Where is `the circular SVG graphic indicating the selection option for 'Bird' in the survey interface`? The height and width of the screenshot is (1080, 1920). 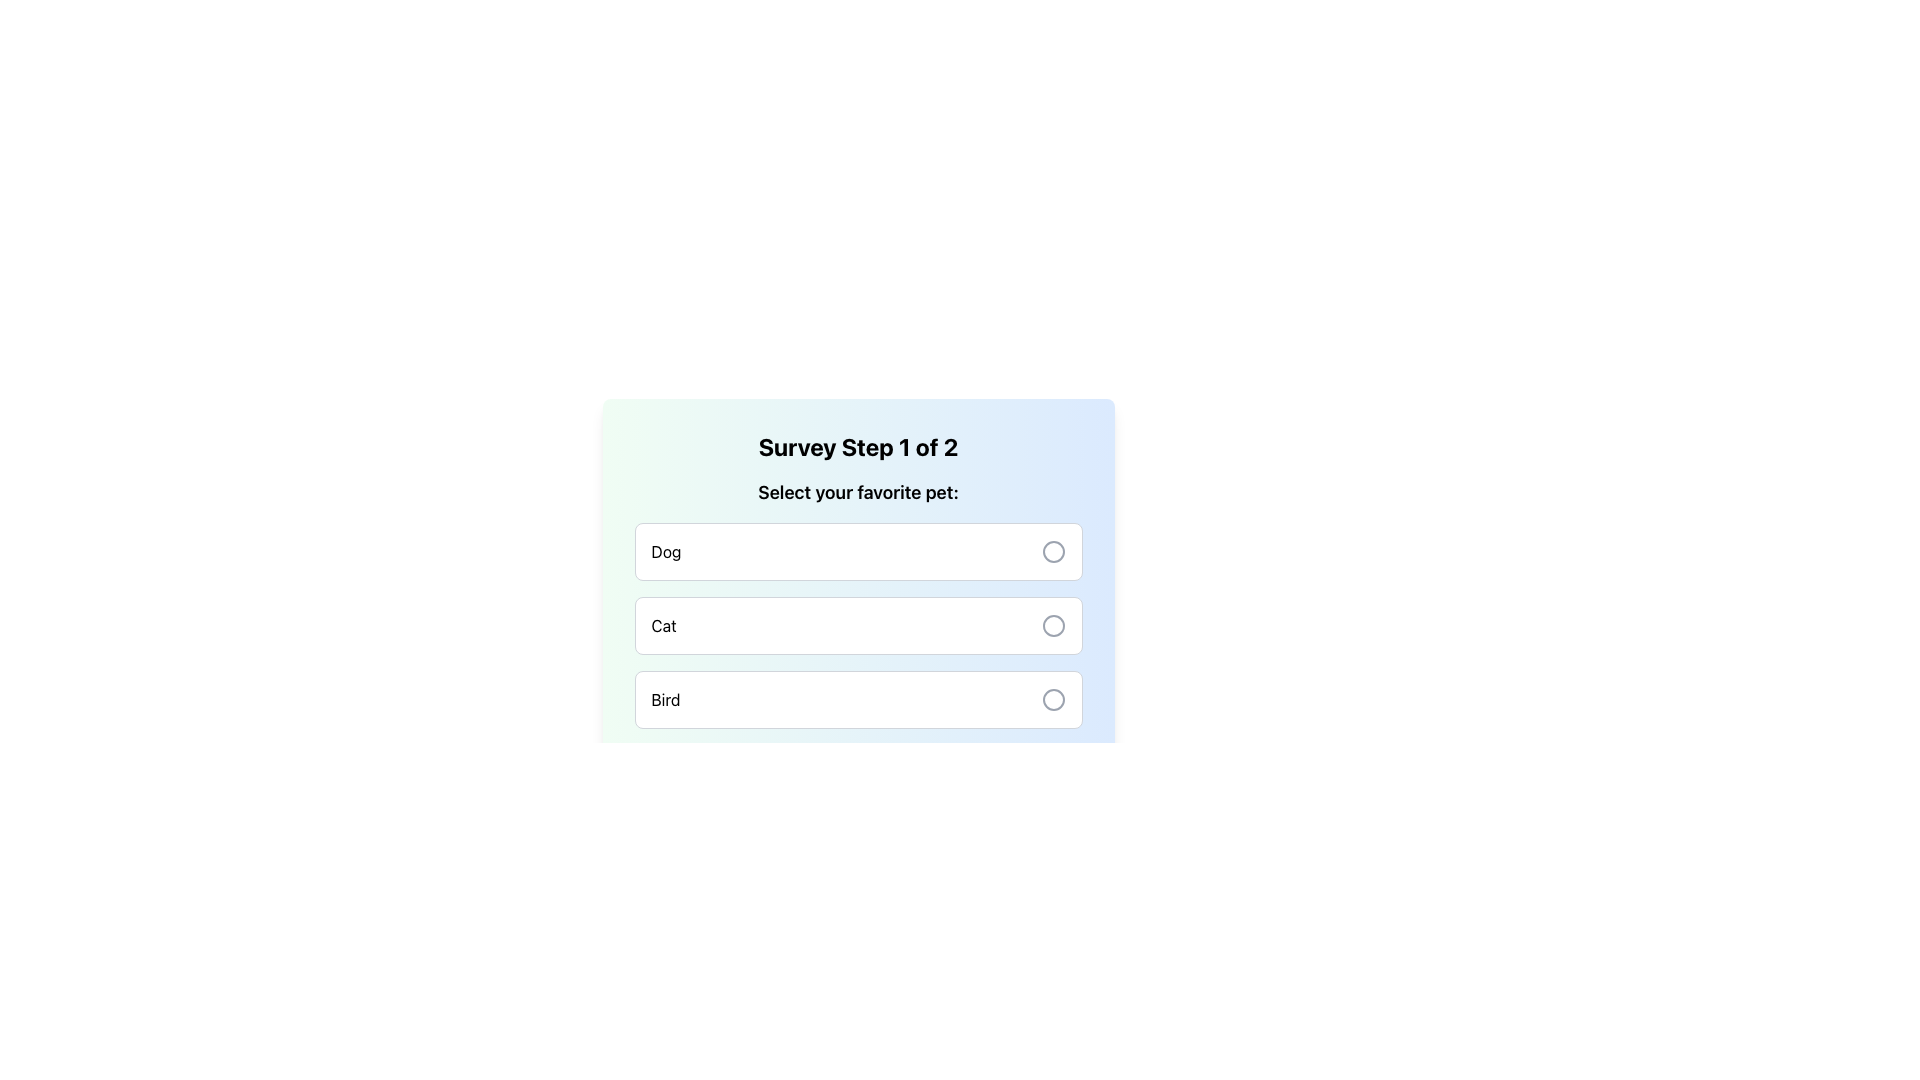 the circular SVG graphic indicating the selection option for 'Bird' in the survey interface is located at coordinates (1052, 698).